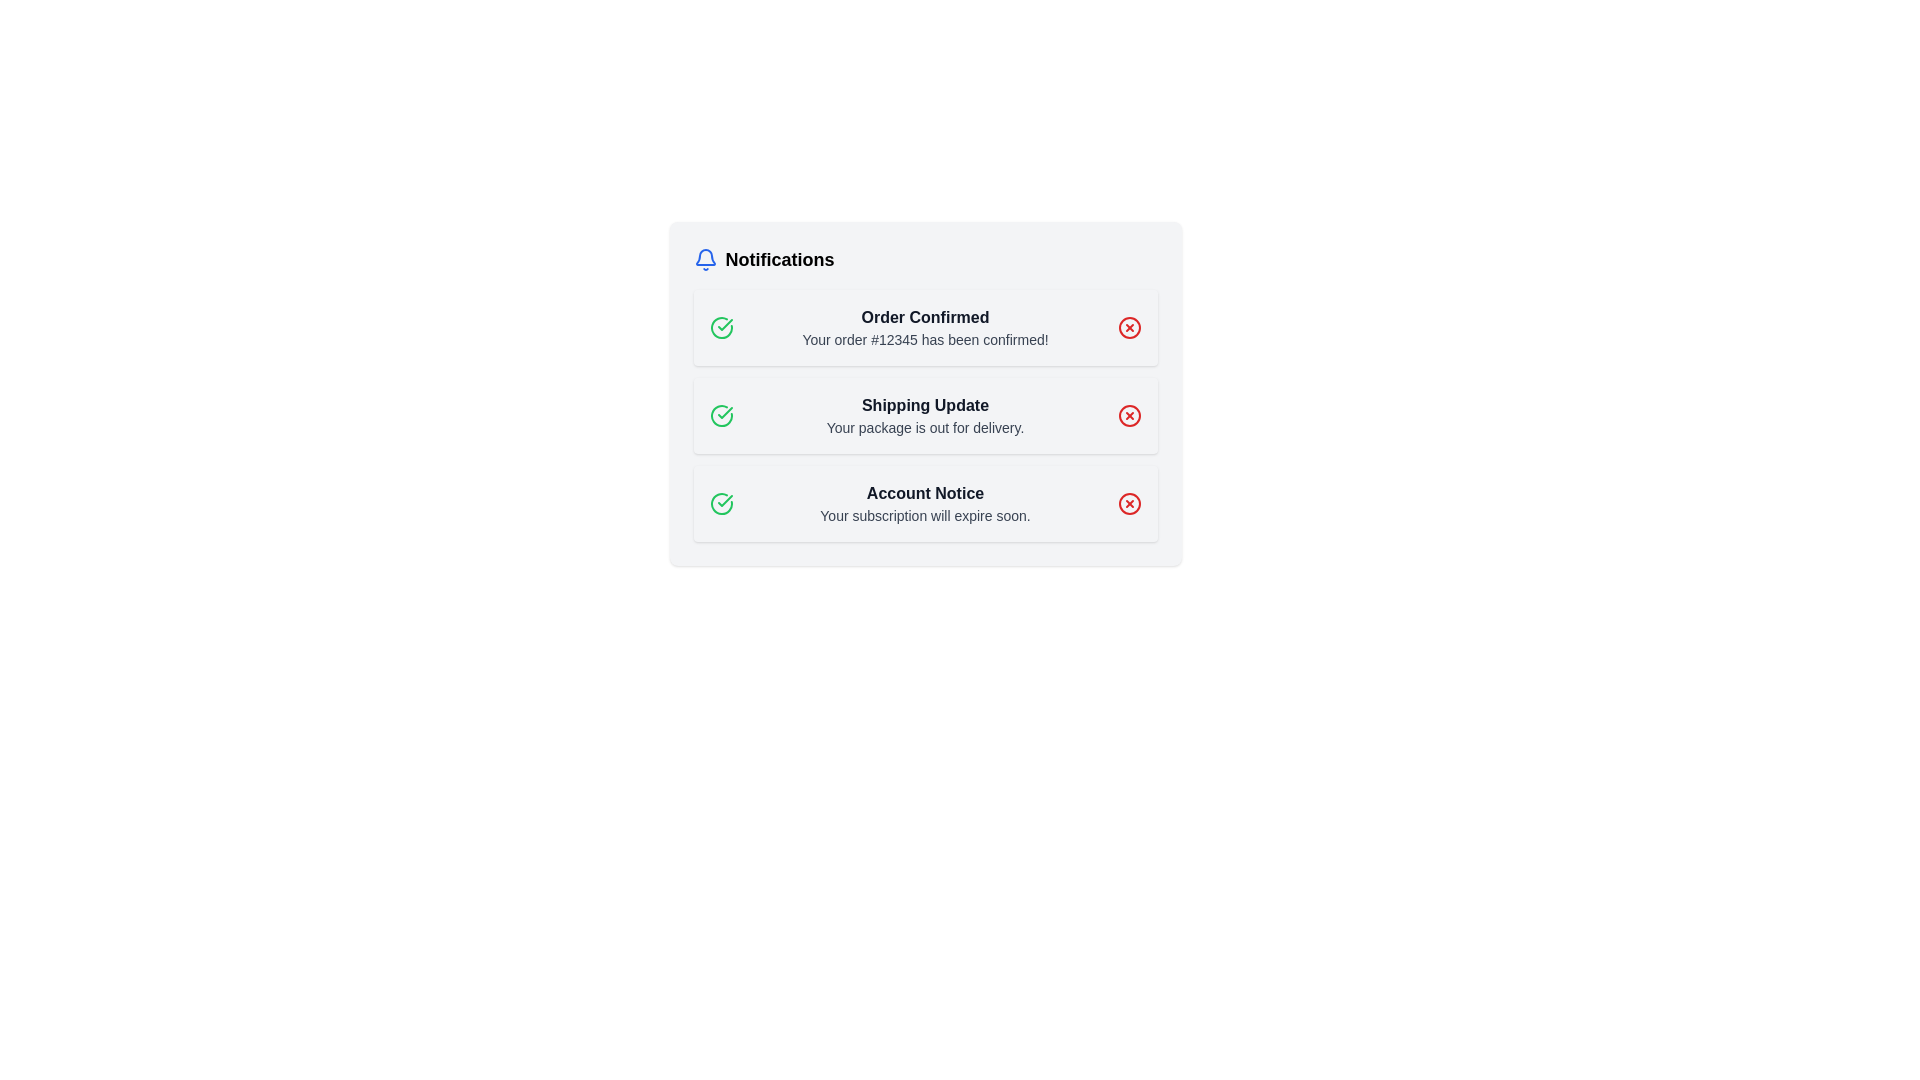 This screenshot has width=1920, height=1080. What do you see at coordinates (924, 493) in the screenshot?
I see `the bold text label 'Account Notice' located in the notification section, which is styled in a semibold font and dark gray color` at bounding box center [924, 493].